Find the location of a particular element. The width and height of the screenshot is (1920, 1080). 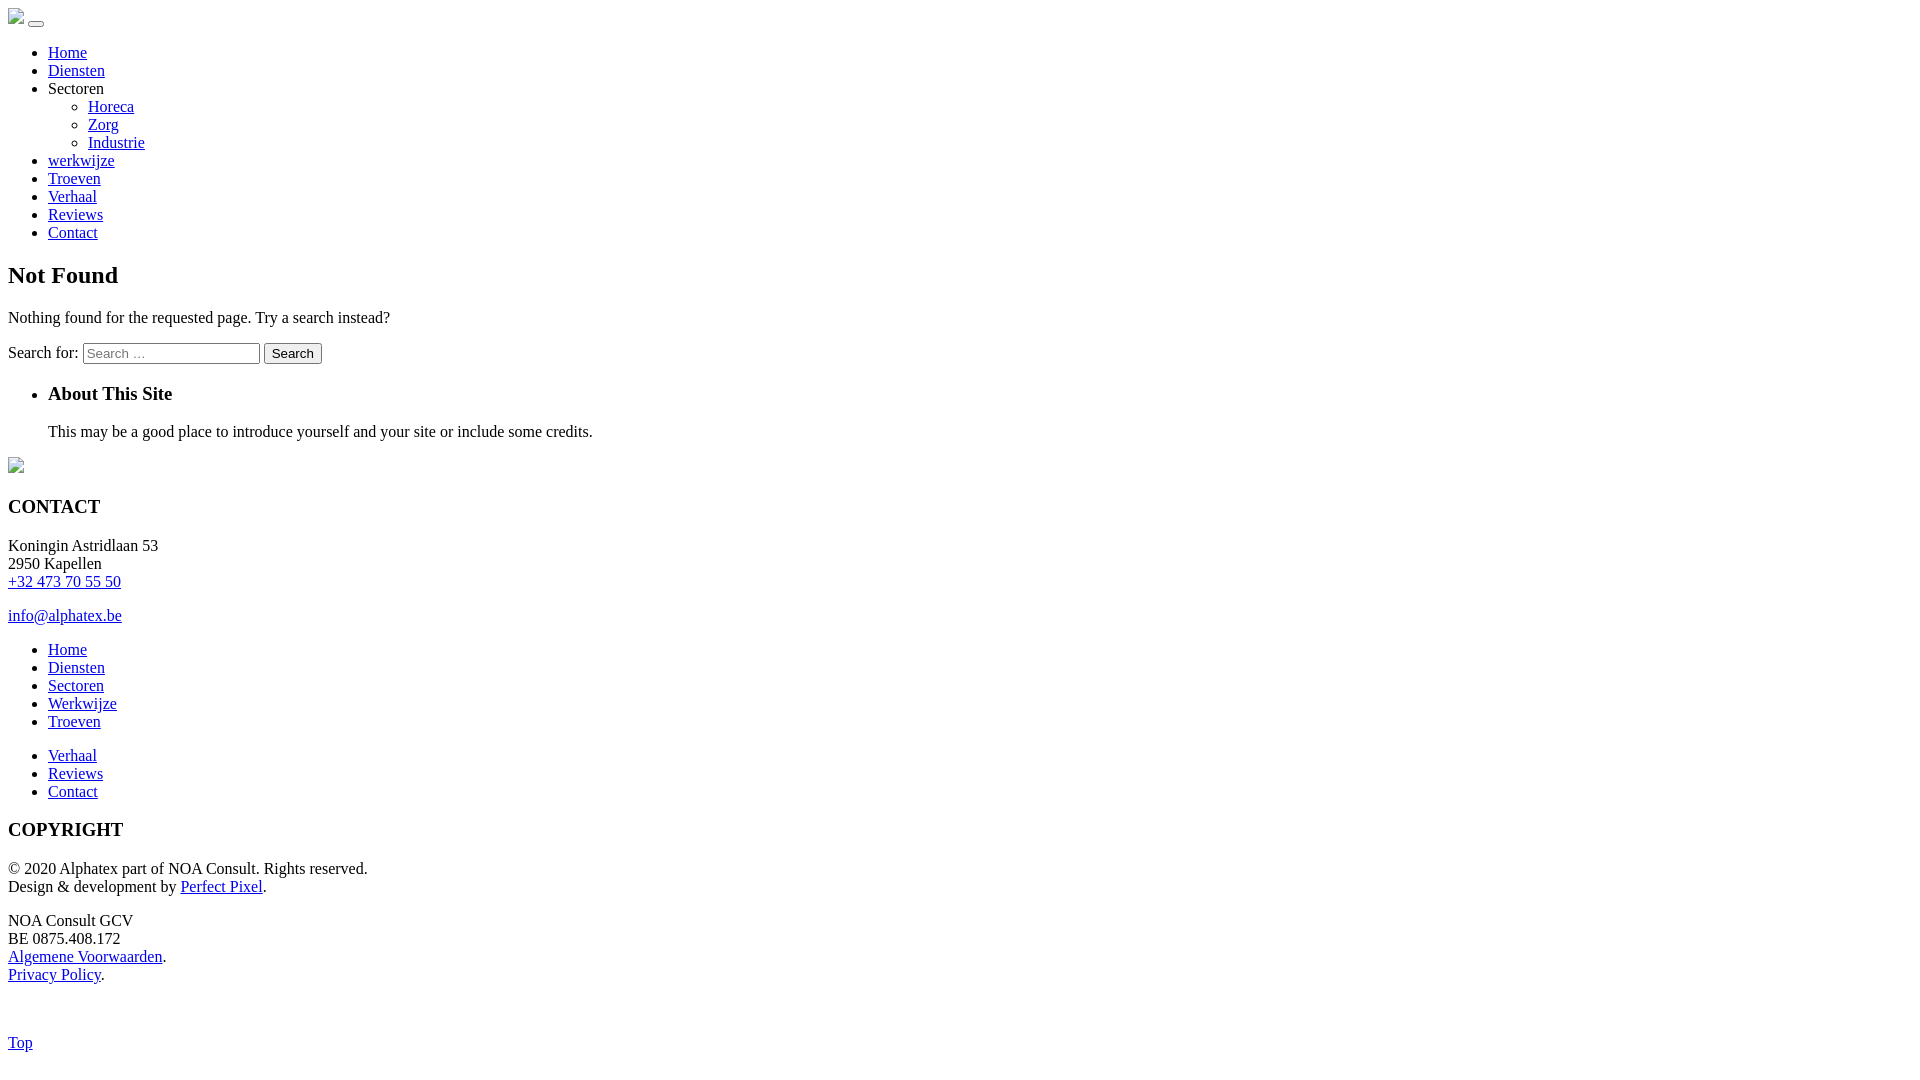

'Privacy Policy' is located at coordinates (54, 973).